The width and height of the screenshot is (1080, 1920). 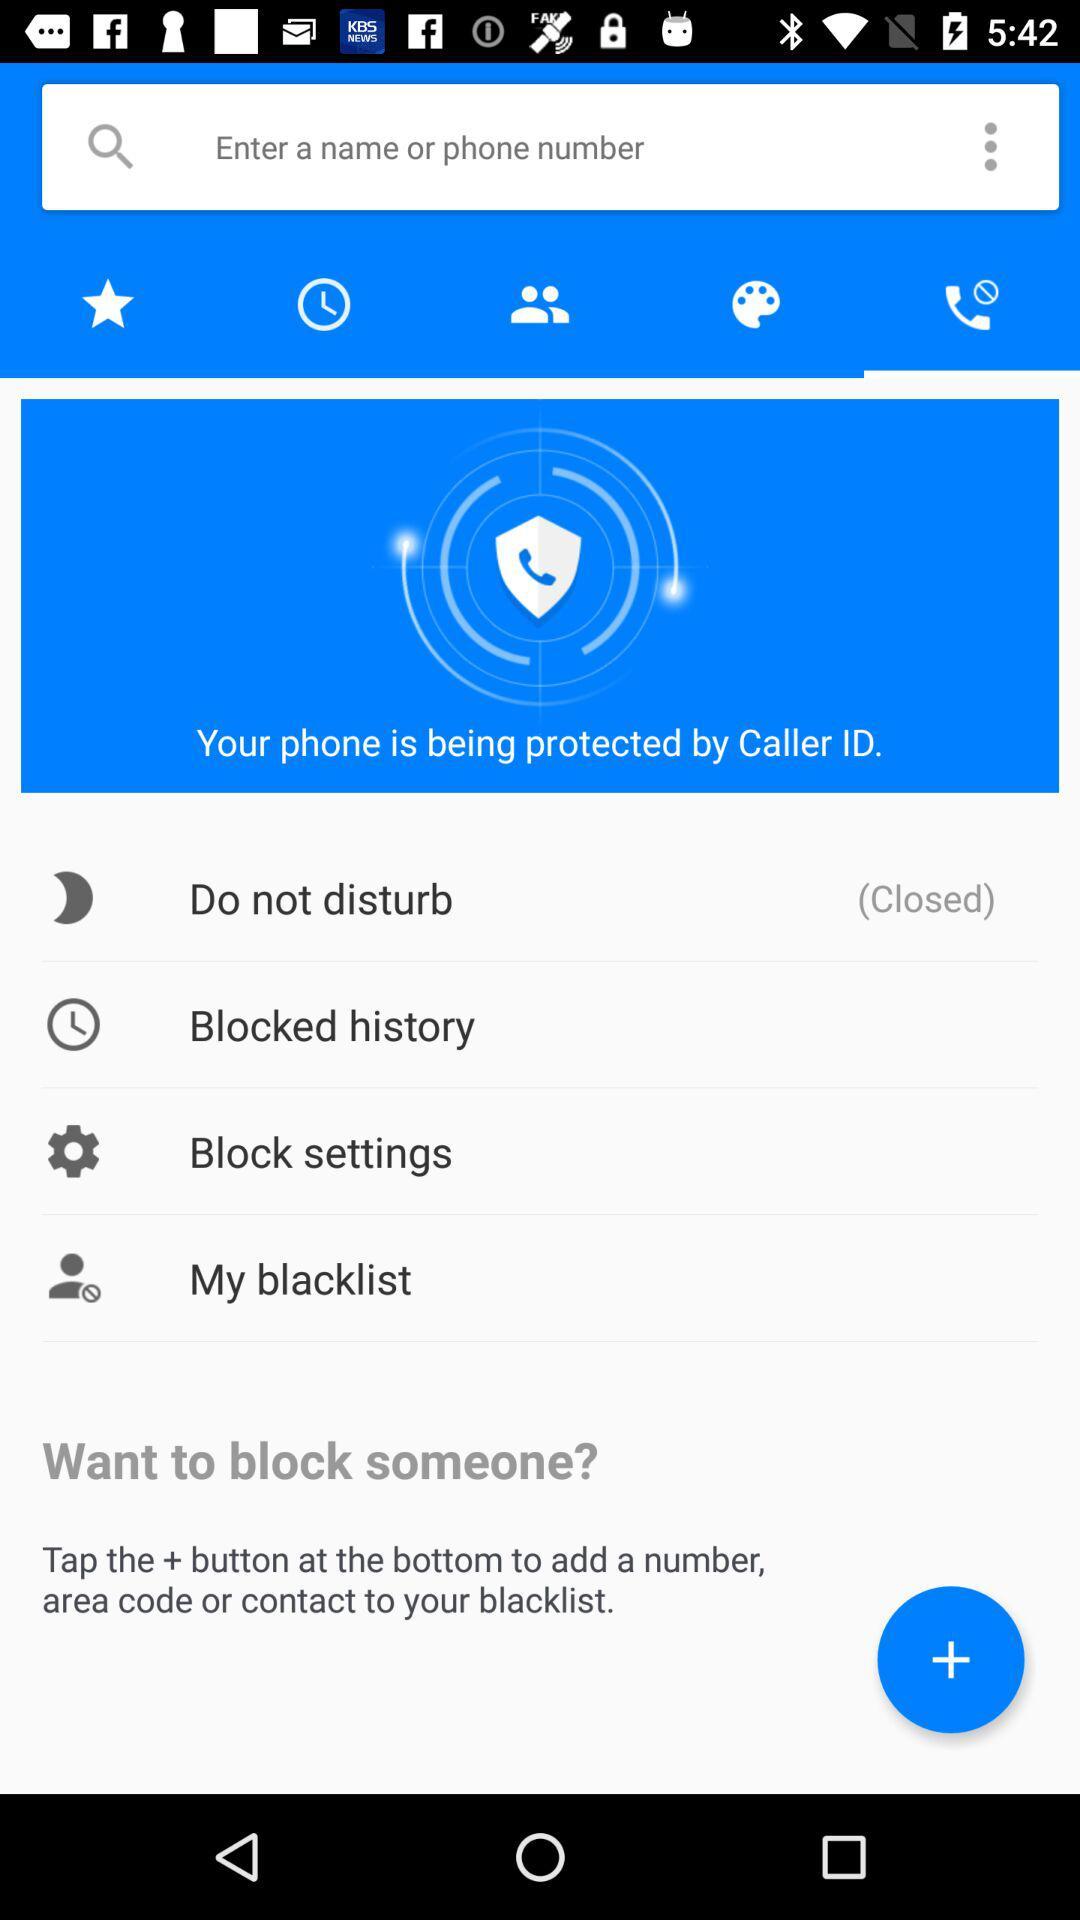 What do you see at coordinates (108, 303) in the screenshot?
I see `bookmark this` at bounding box center [108, 303].